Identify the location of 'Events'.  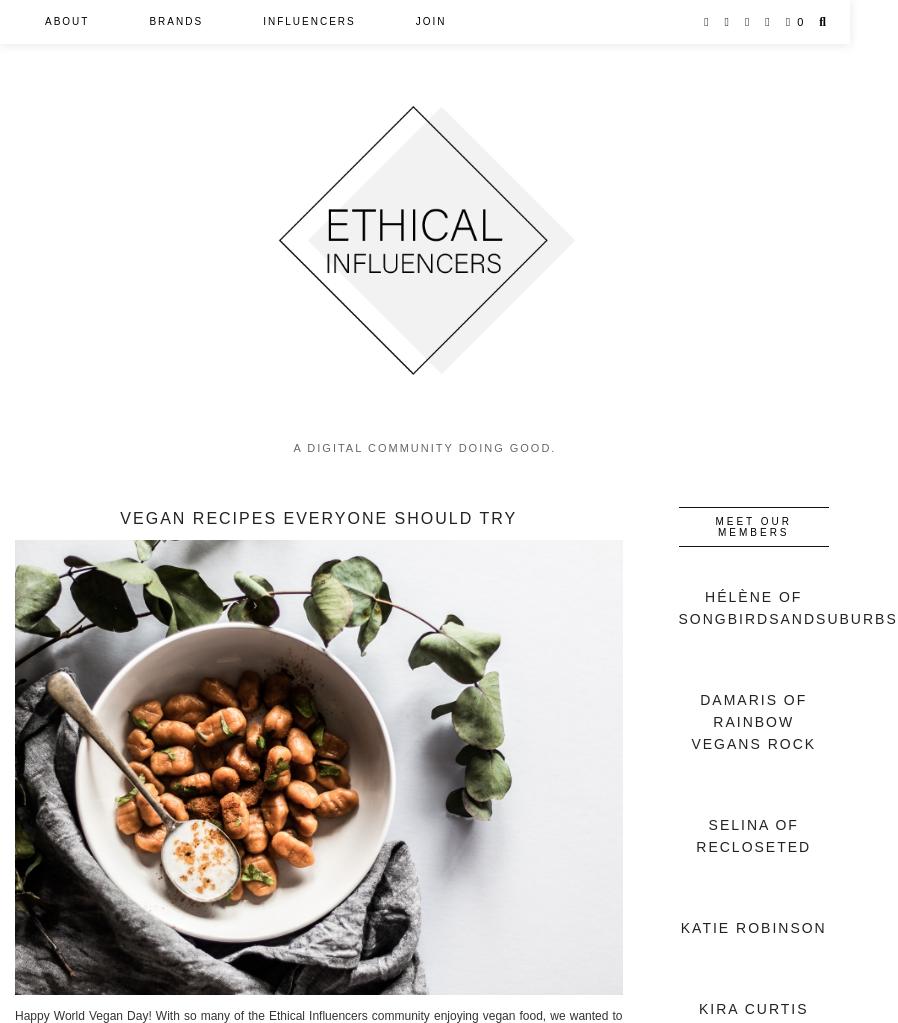
(288, 155).